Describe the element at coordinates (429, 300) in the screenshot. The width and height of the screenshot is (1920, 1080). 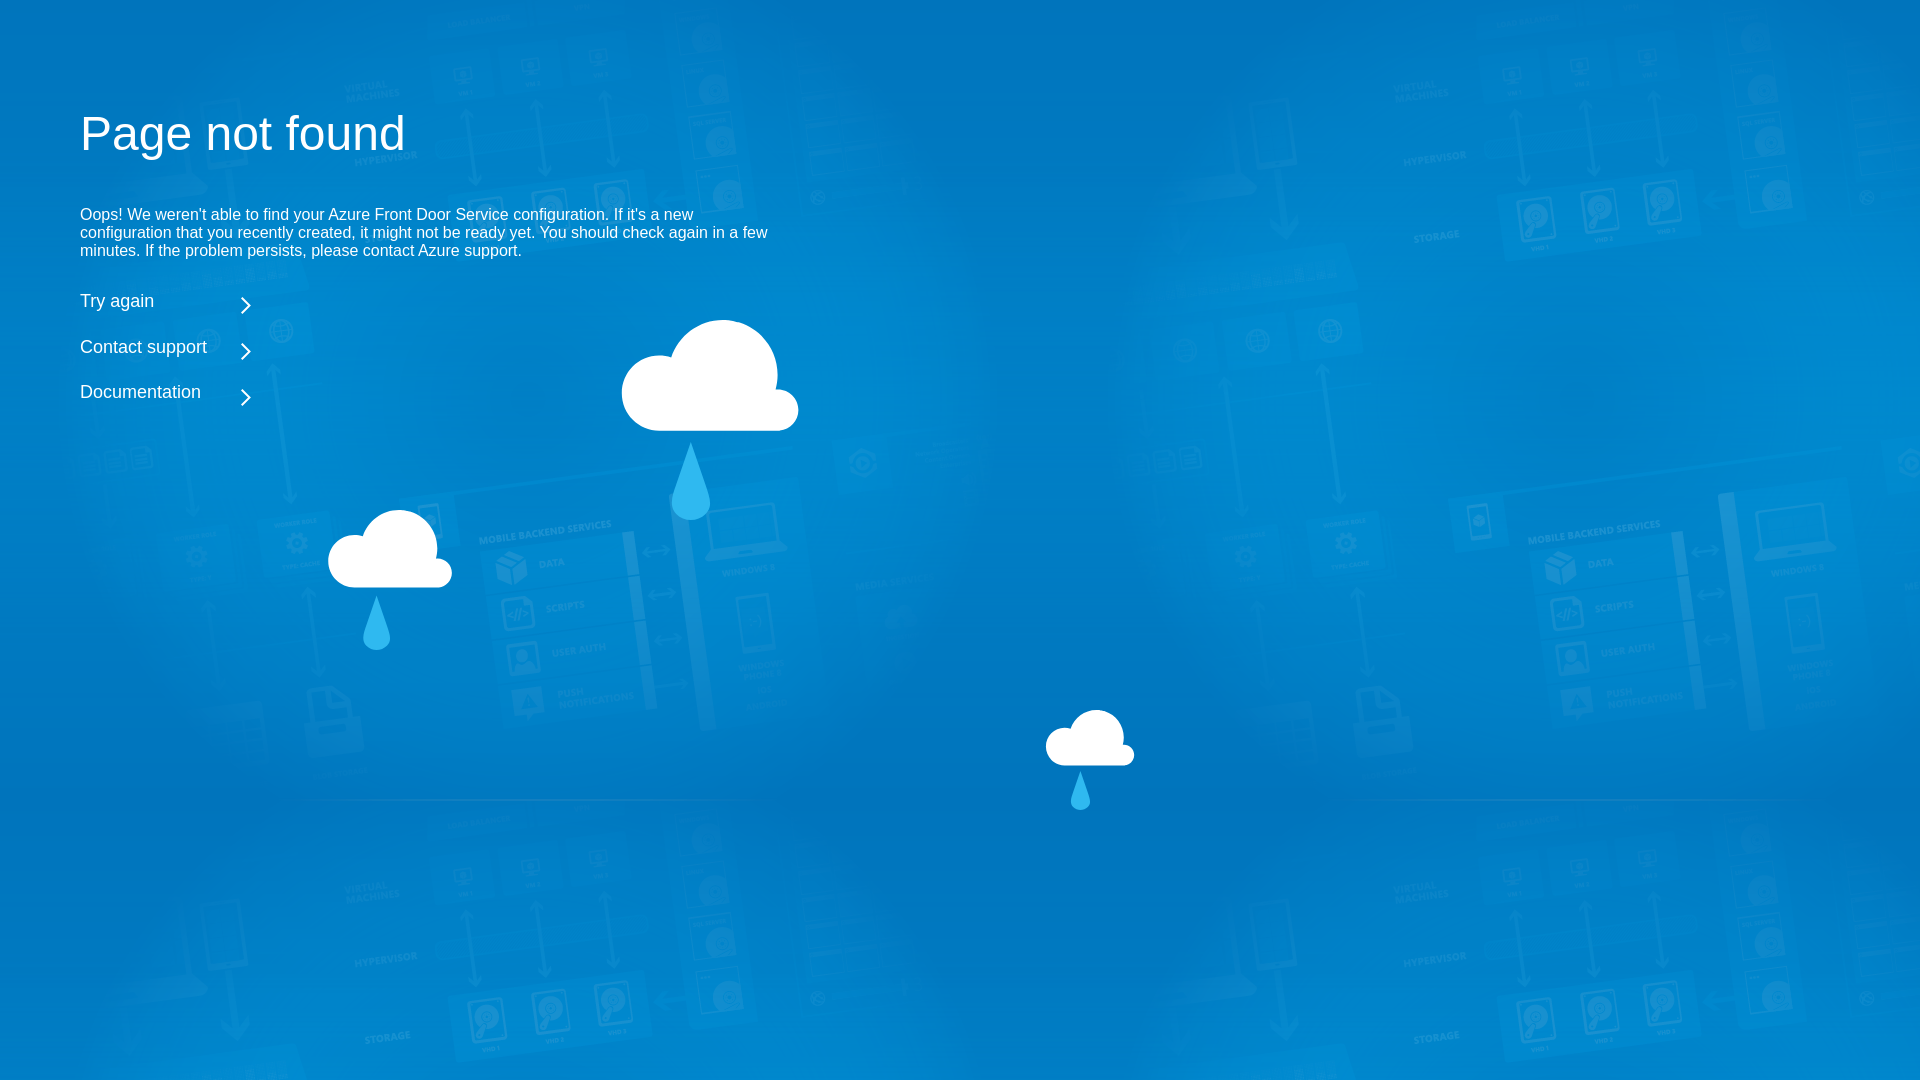
I see `'Try again'` at that location.